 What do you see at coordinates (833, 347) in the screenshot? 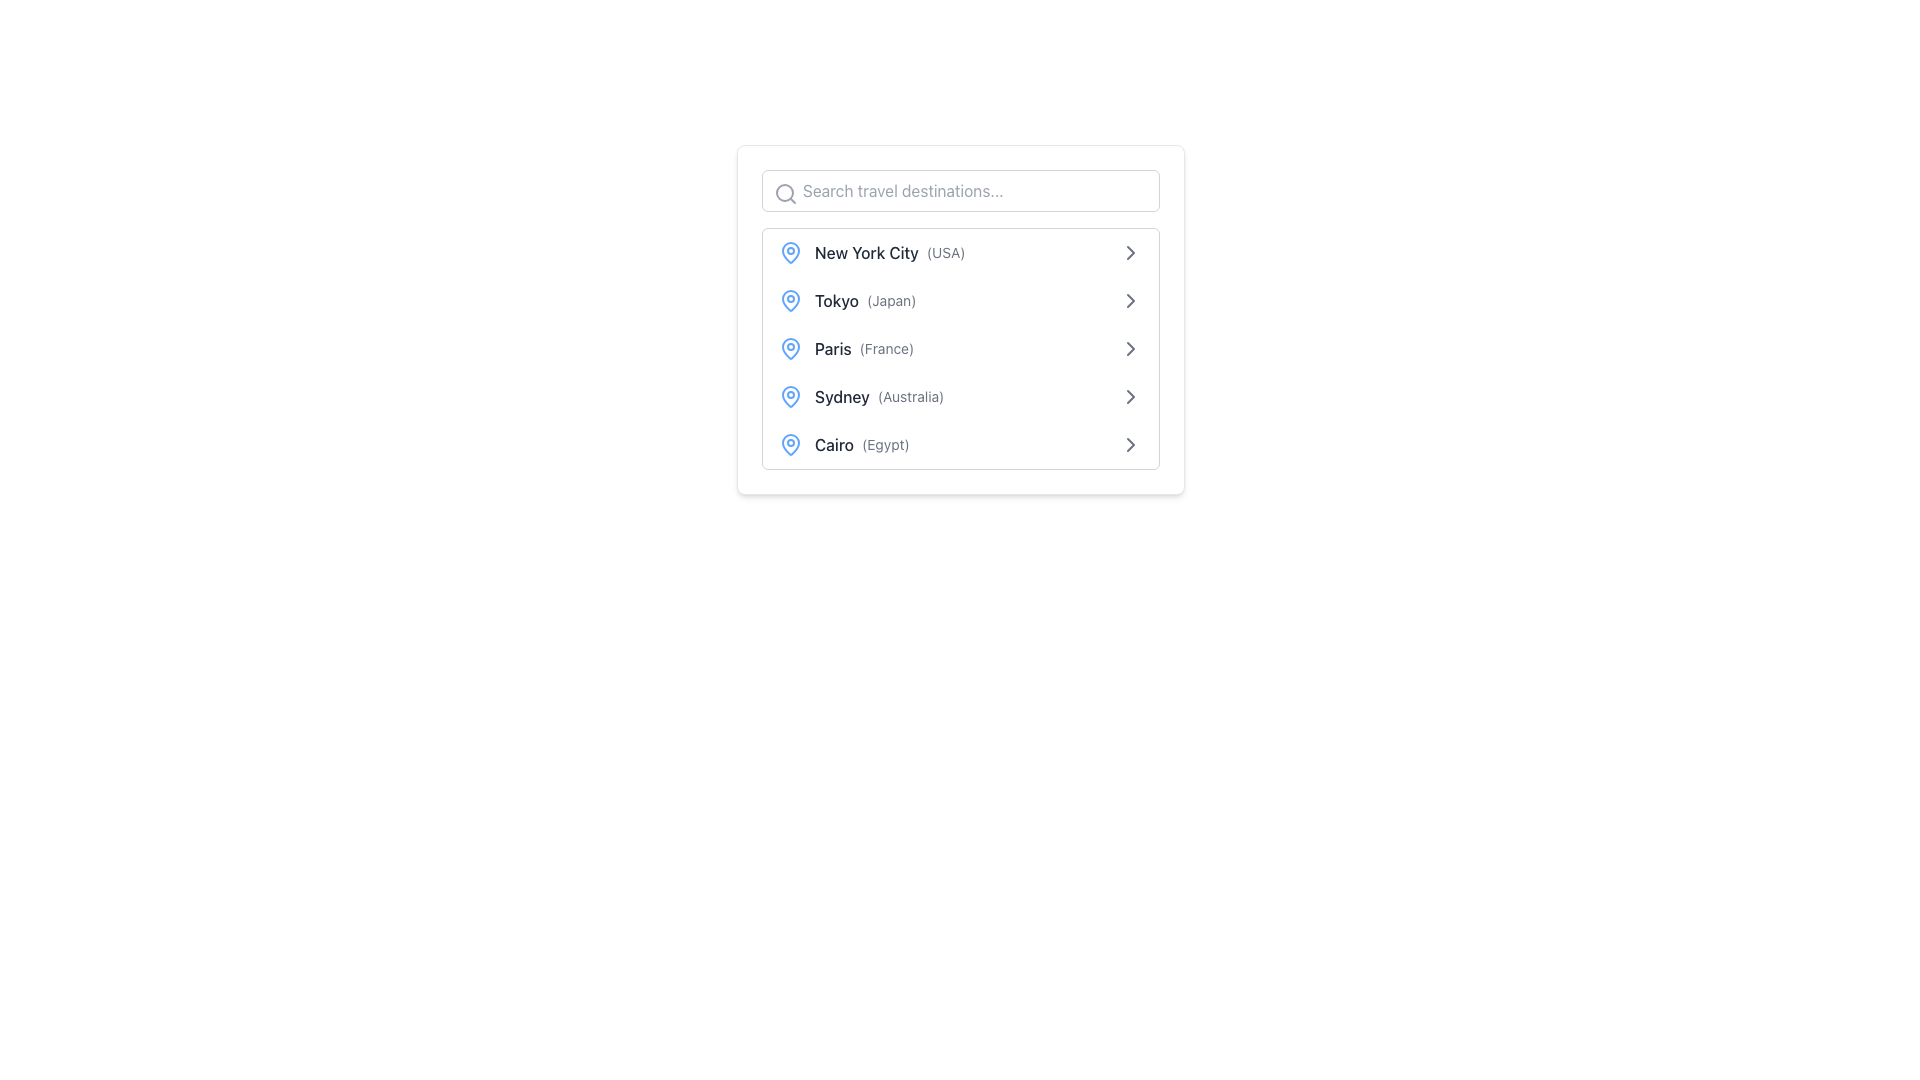
I see `the text label displaying 'Paris'` at bounding box center [833, 347].